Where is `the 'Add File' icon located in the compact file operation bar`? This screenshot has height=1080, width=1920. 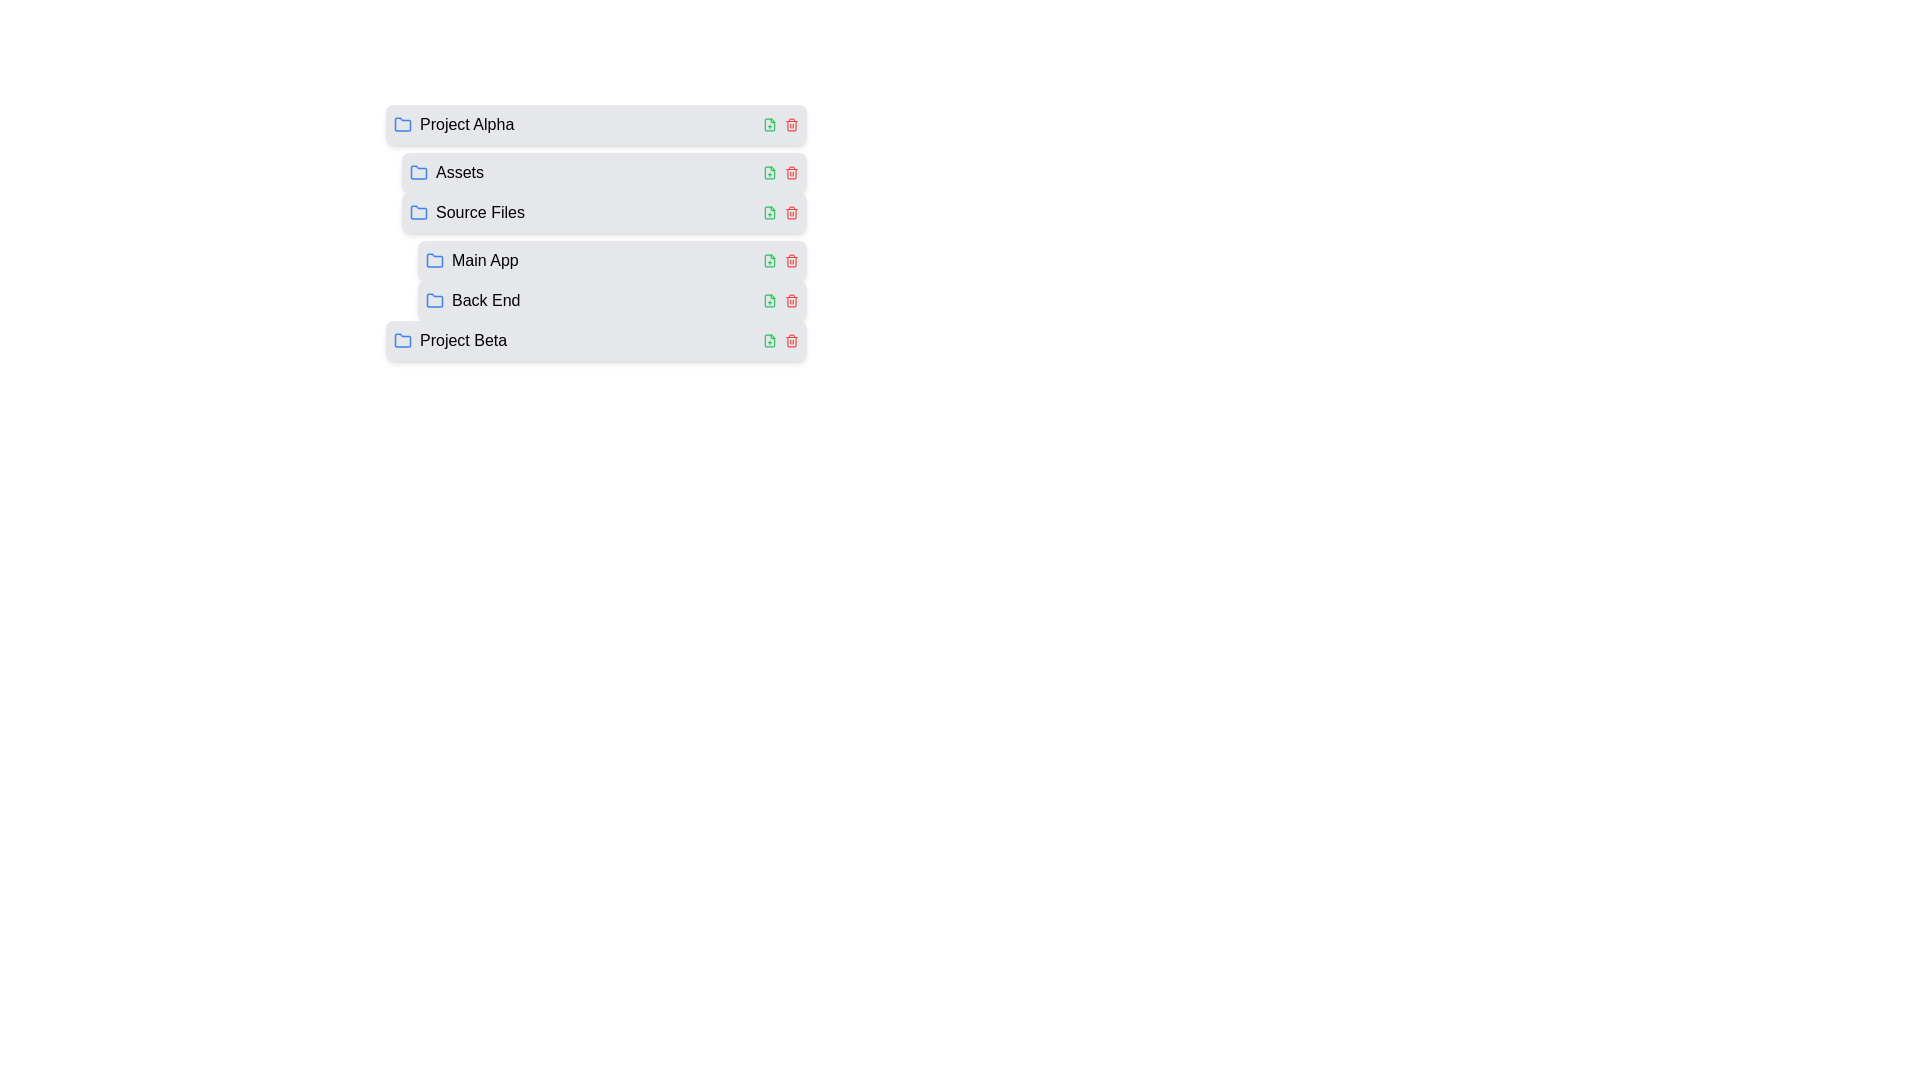 the 'Add File' icon located in the compact file operation bar is located at coordinates (768, 212).